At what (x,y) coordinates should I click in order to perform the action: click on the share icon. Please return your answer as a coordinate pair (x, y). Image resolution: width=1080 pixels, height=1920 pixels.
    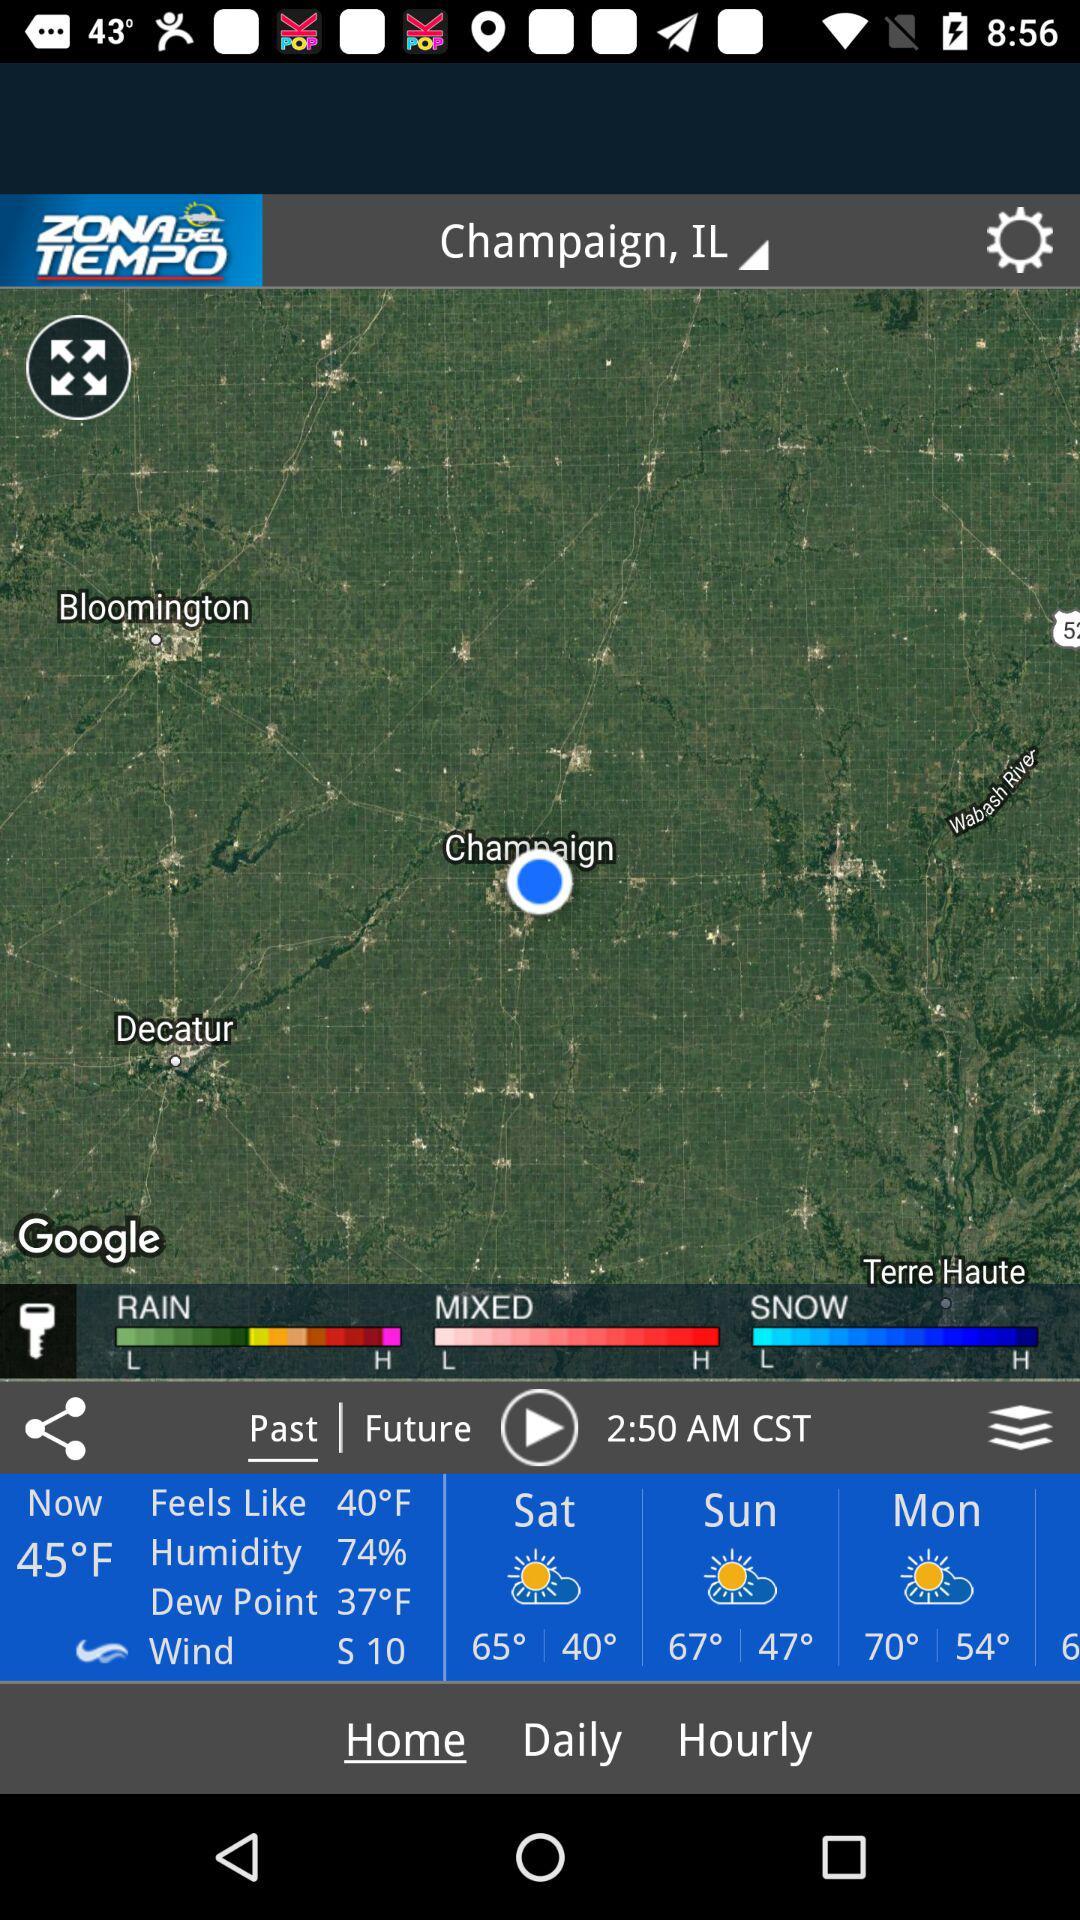
    Looking at the image, I should click on (58, 1426).